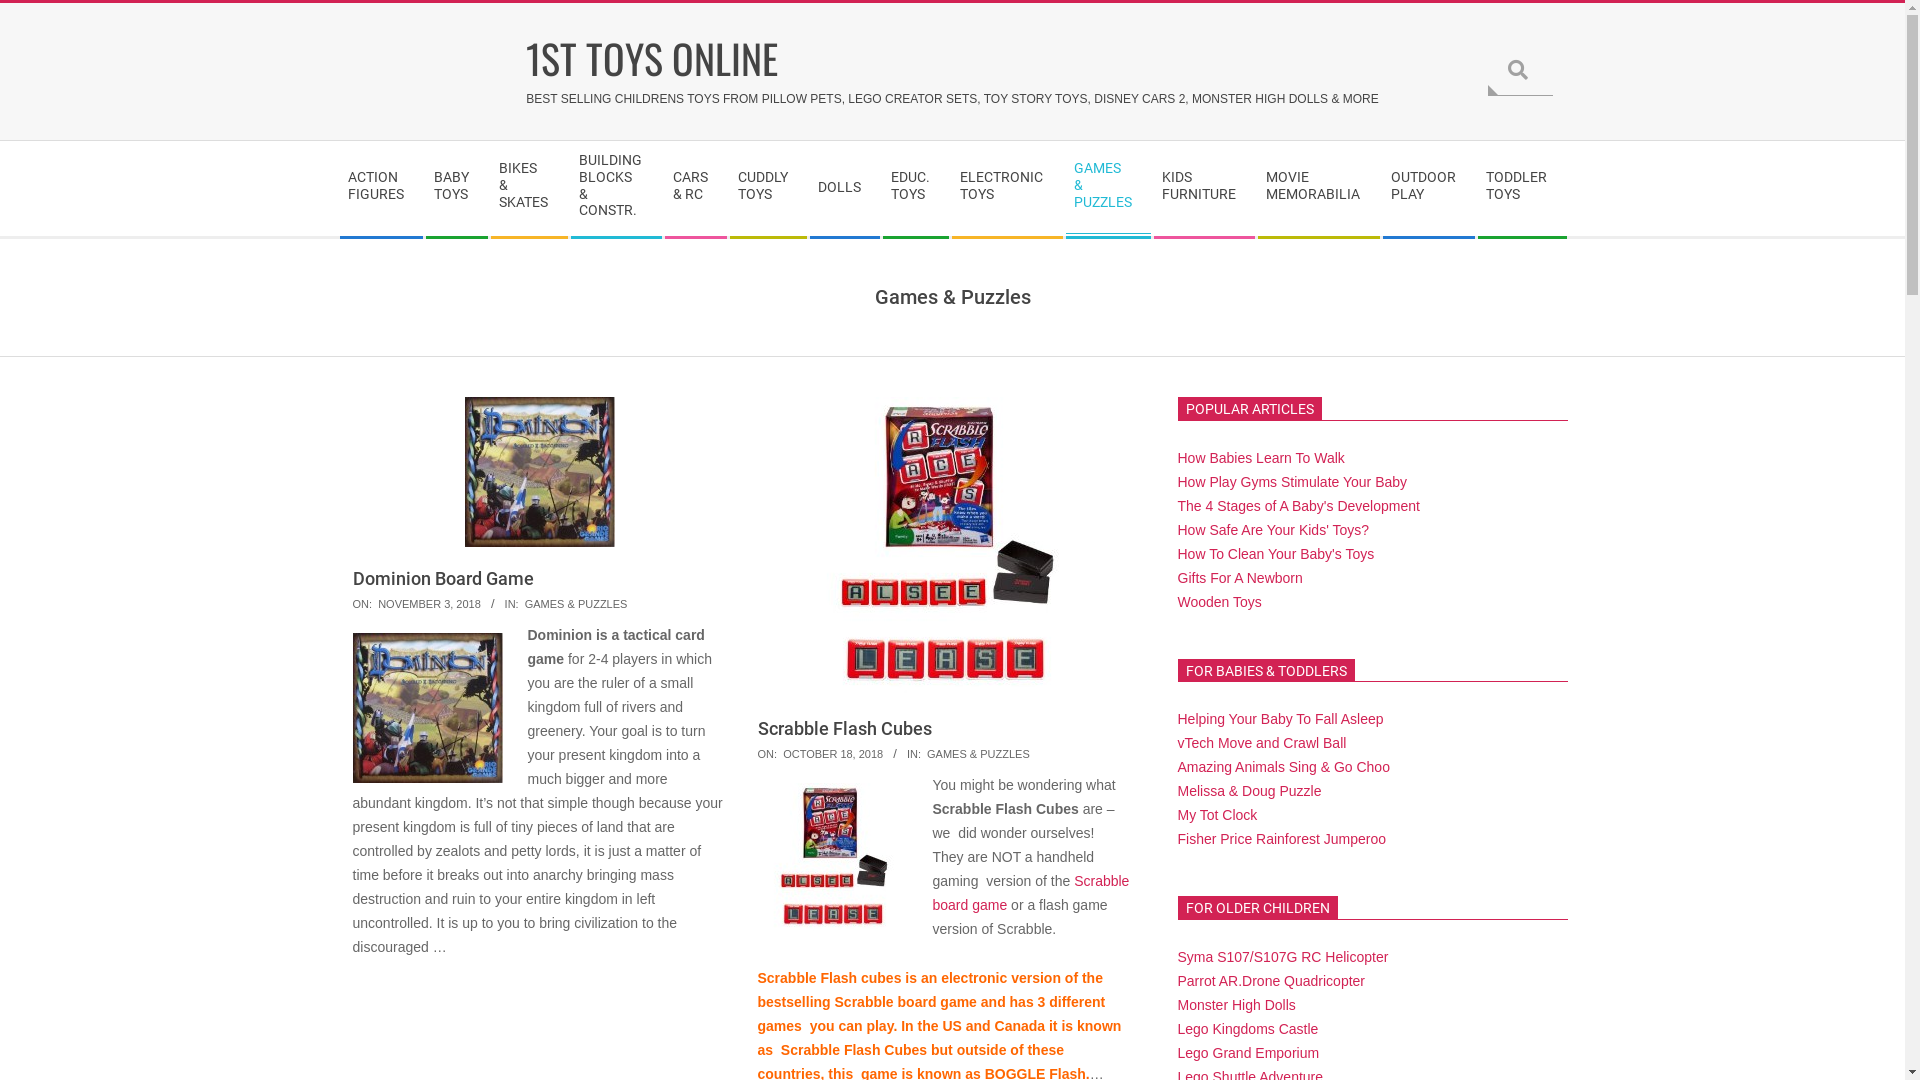 The height and width of the screenshot is (1080, 1920). I want to click on 'Scrabble Flash Cubes', so click(844, 728).